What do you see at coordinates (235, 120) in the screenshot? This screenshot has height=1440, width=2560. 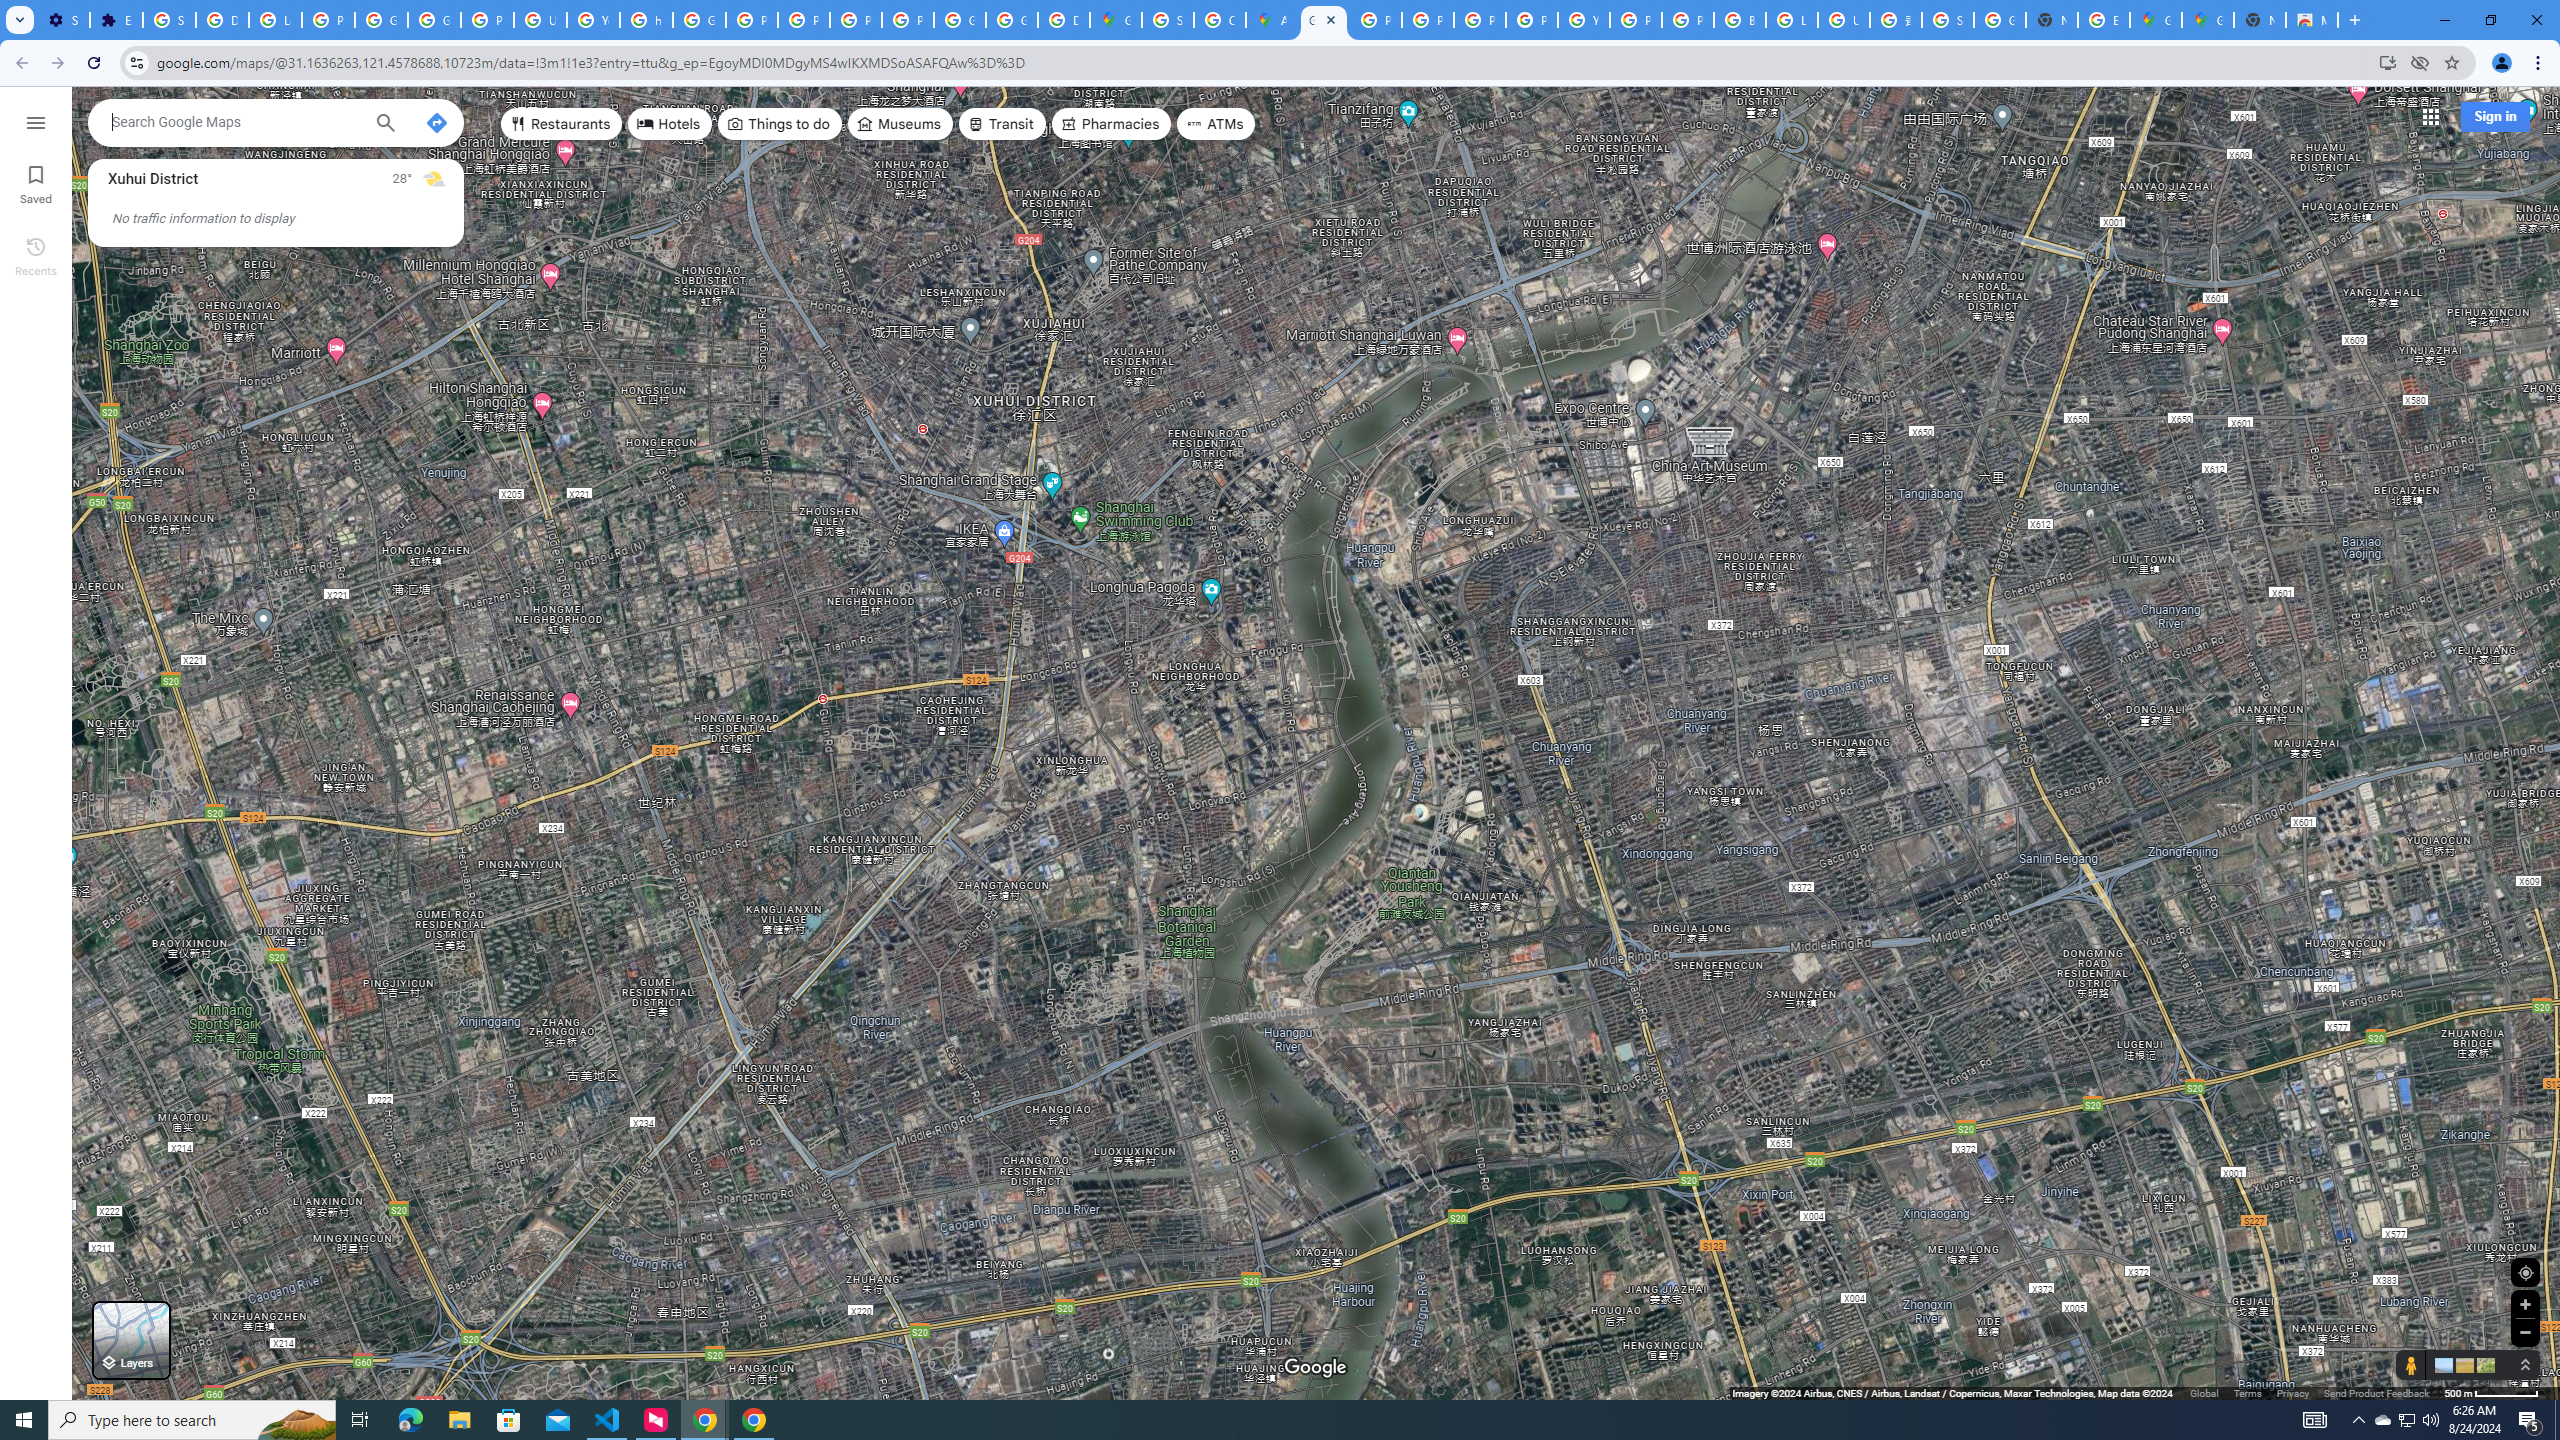 I see `'Search Google Maps'` at bounding box center [235, 120].